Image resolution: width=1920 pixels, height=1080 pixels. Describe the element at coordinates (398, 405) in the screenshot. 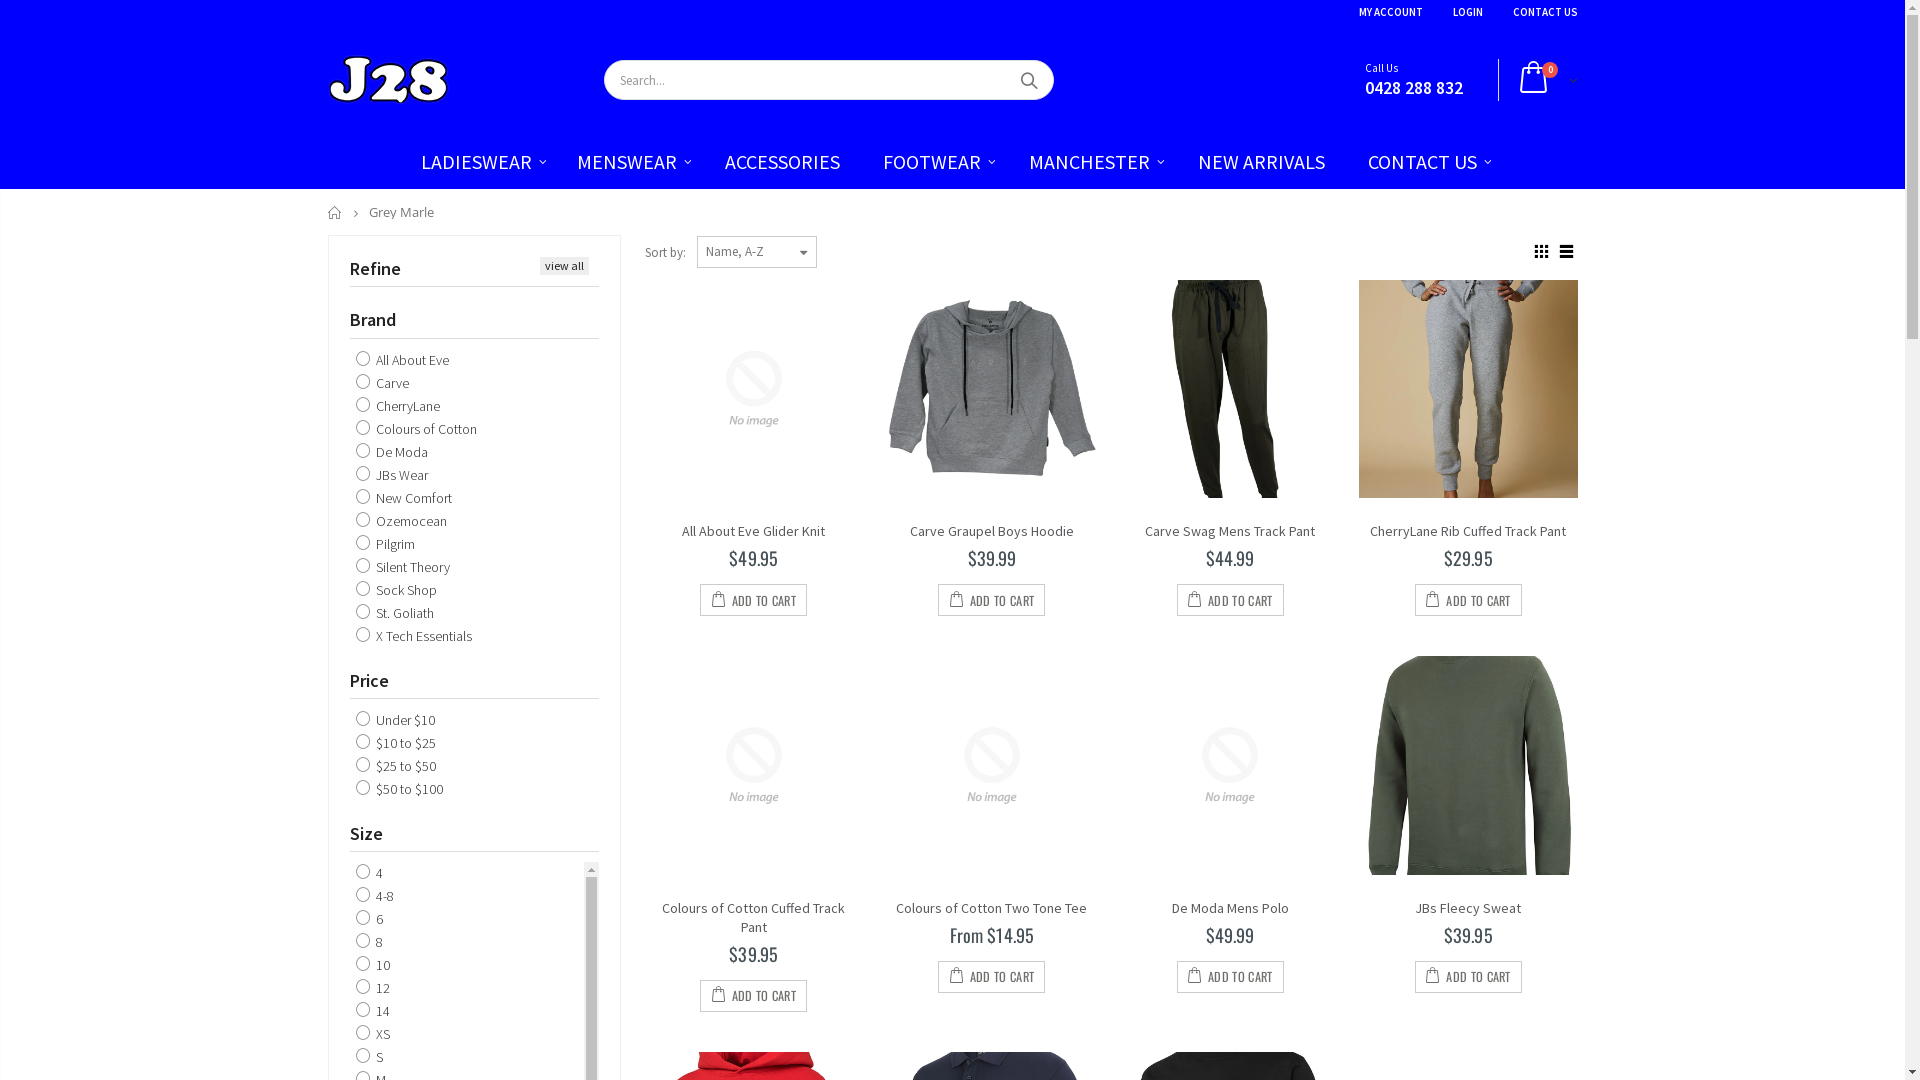

I see `'CherryLane'` at that location.